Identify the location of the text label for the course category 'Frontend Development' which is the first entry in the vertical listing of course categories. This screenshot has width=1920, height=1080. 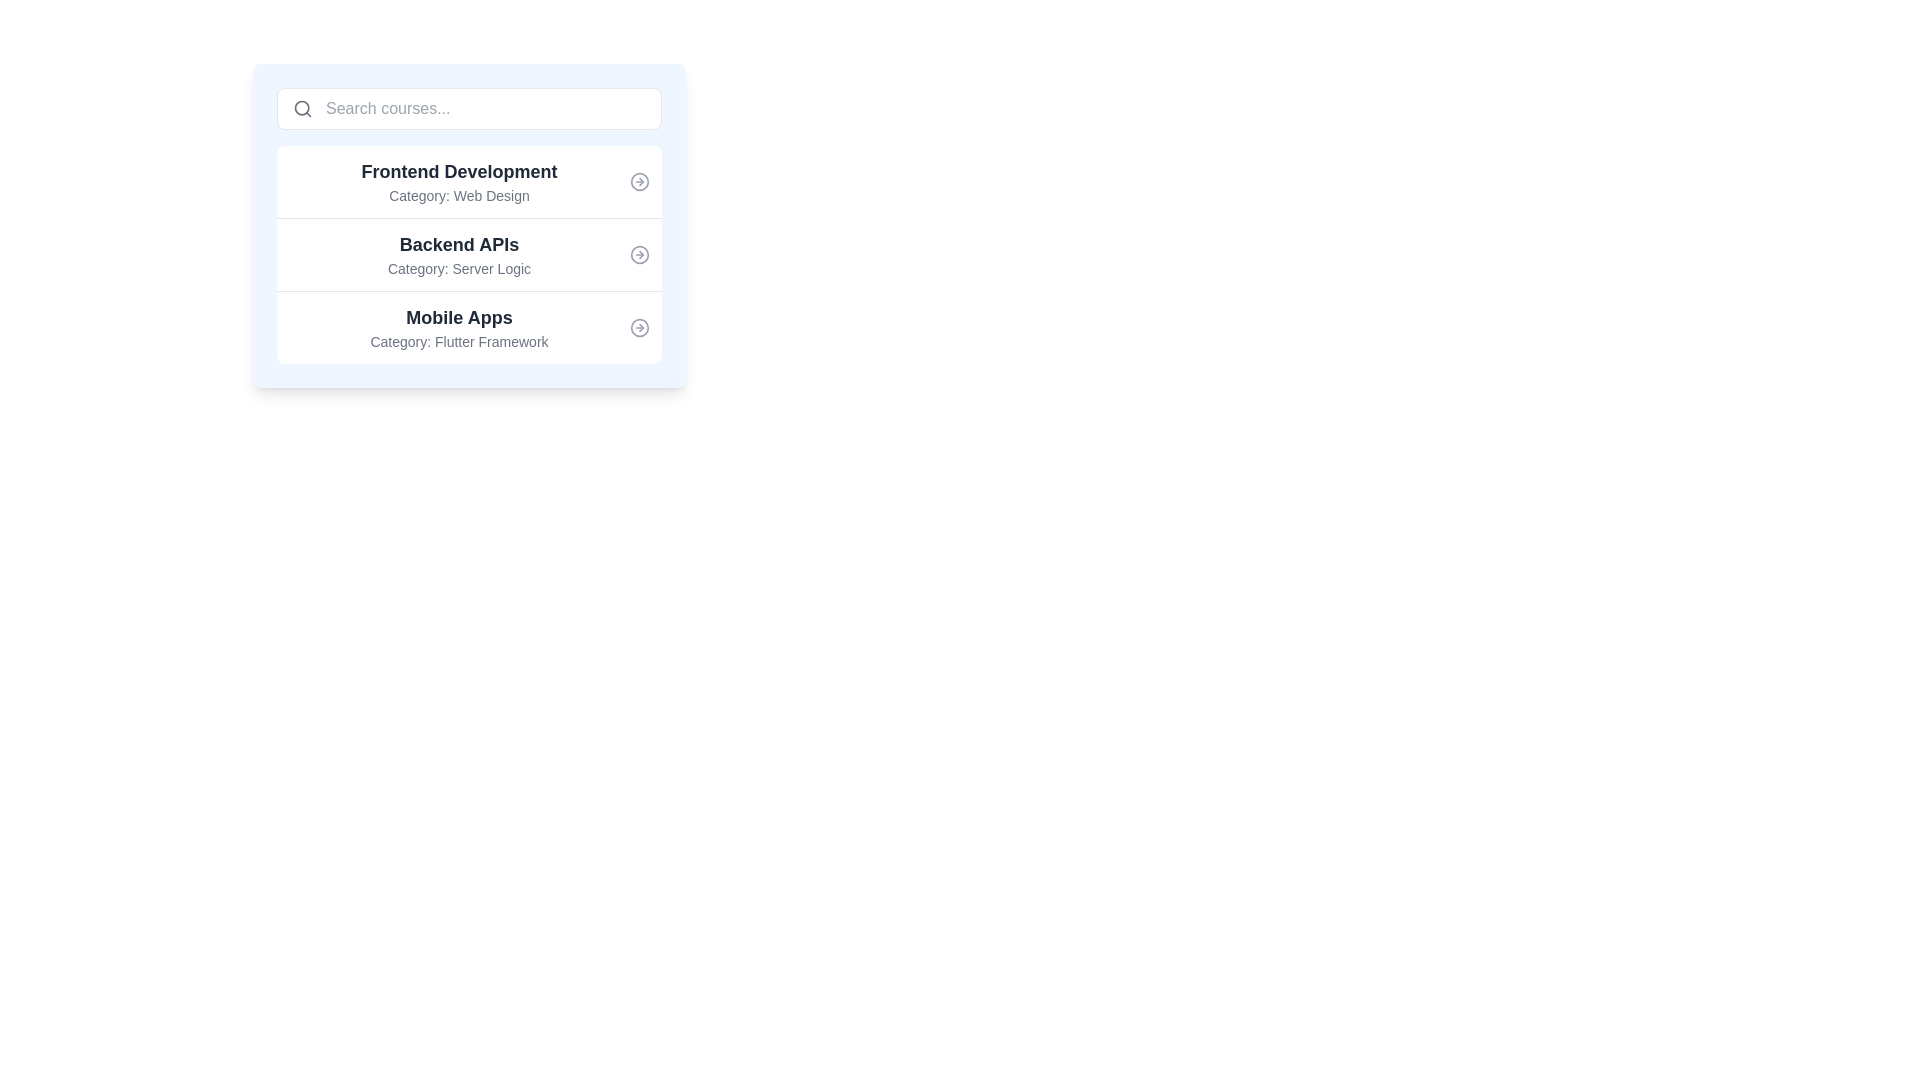
(458, 181).